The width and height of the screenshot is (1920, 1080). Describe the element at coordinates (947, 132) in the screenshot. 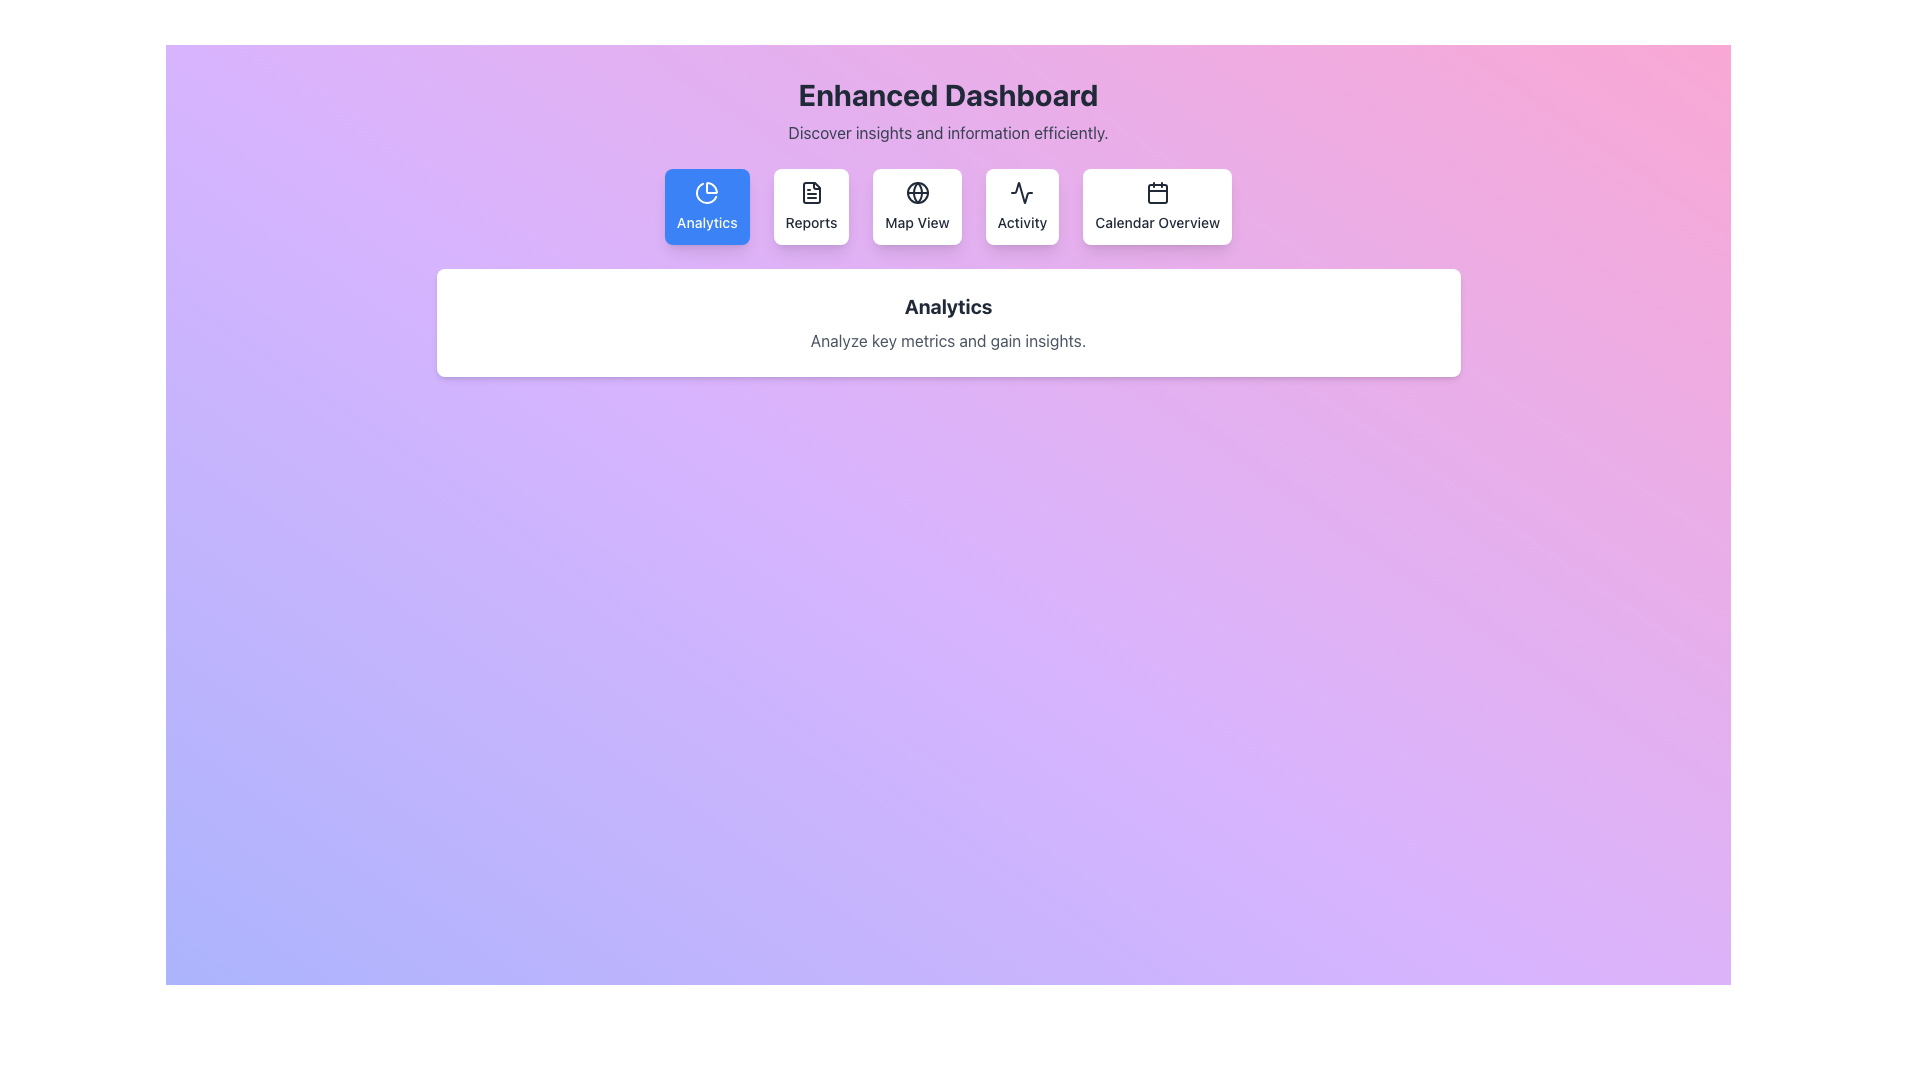

I see `the text snippet reading 'Discover insights and information efficiently.' which is directly below the 'Enhanced Dashboard' title` at that location.